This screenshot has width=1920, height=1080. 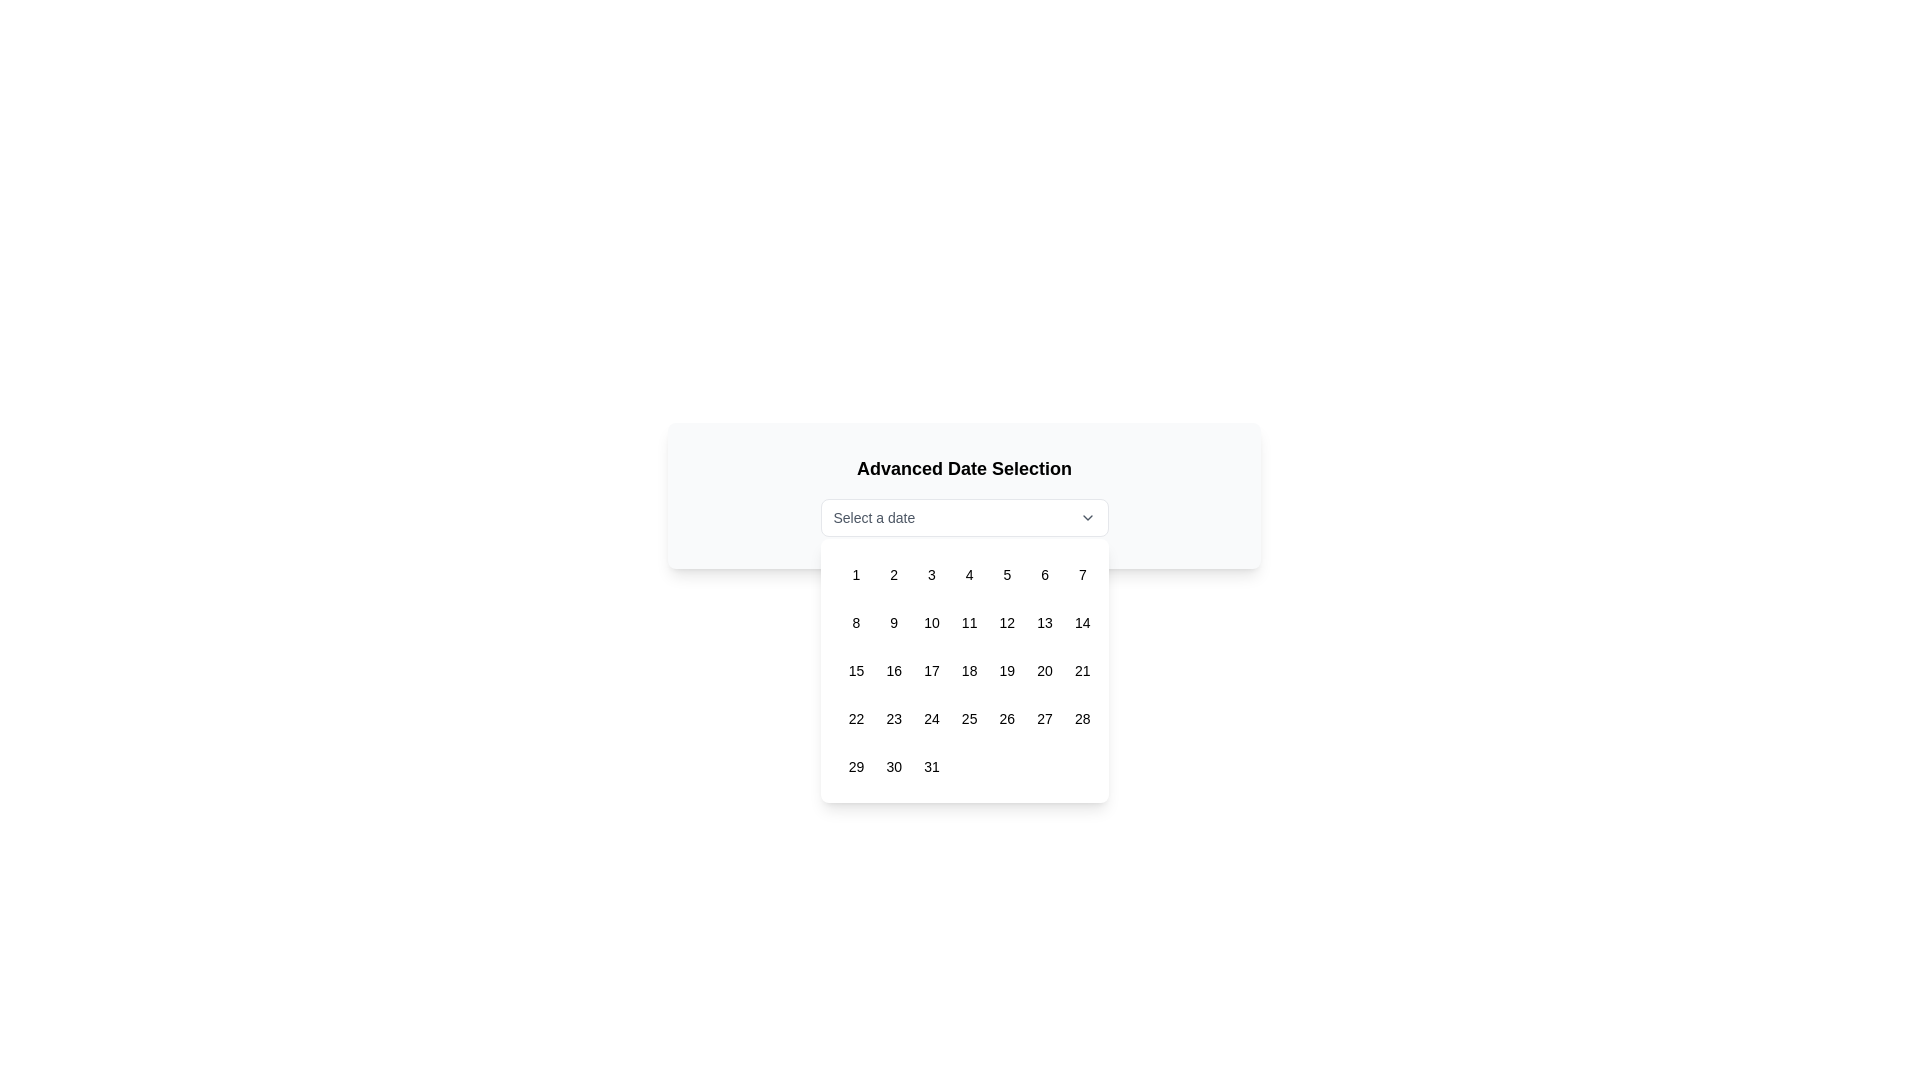 I want to click on the rounded rectangular button displaying the day '18' in the calendar week-grid layout, so click(x=969, y=671).